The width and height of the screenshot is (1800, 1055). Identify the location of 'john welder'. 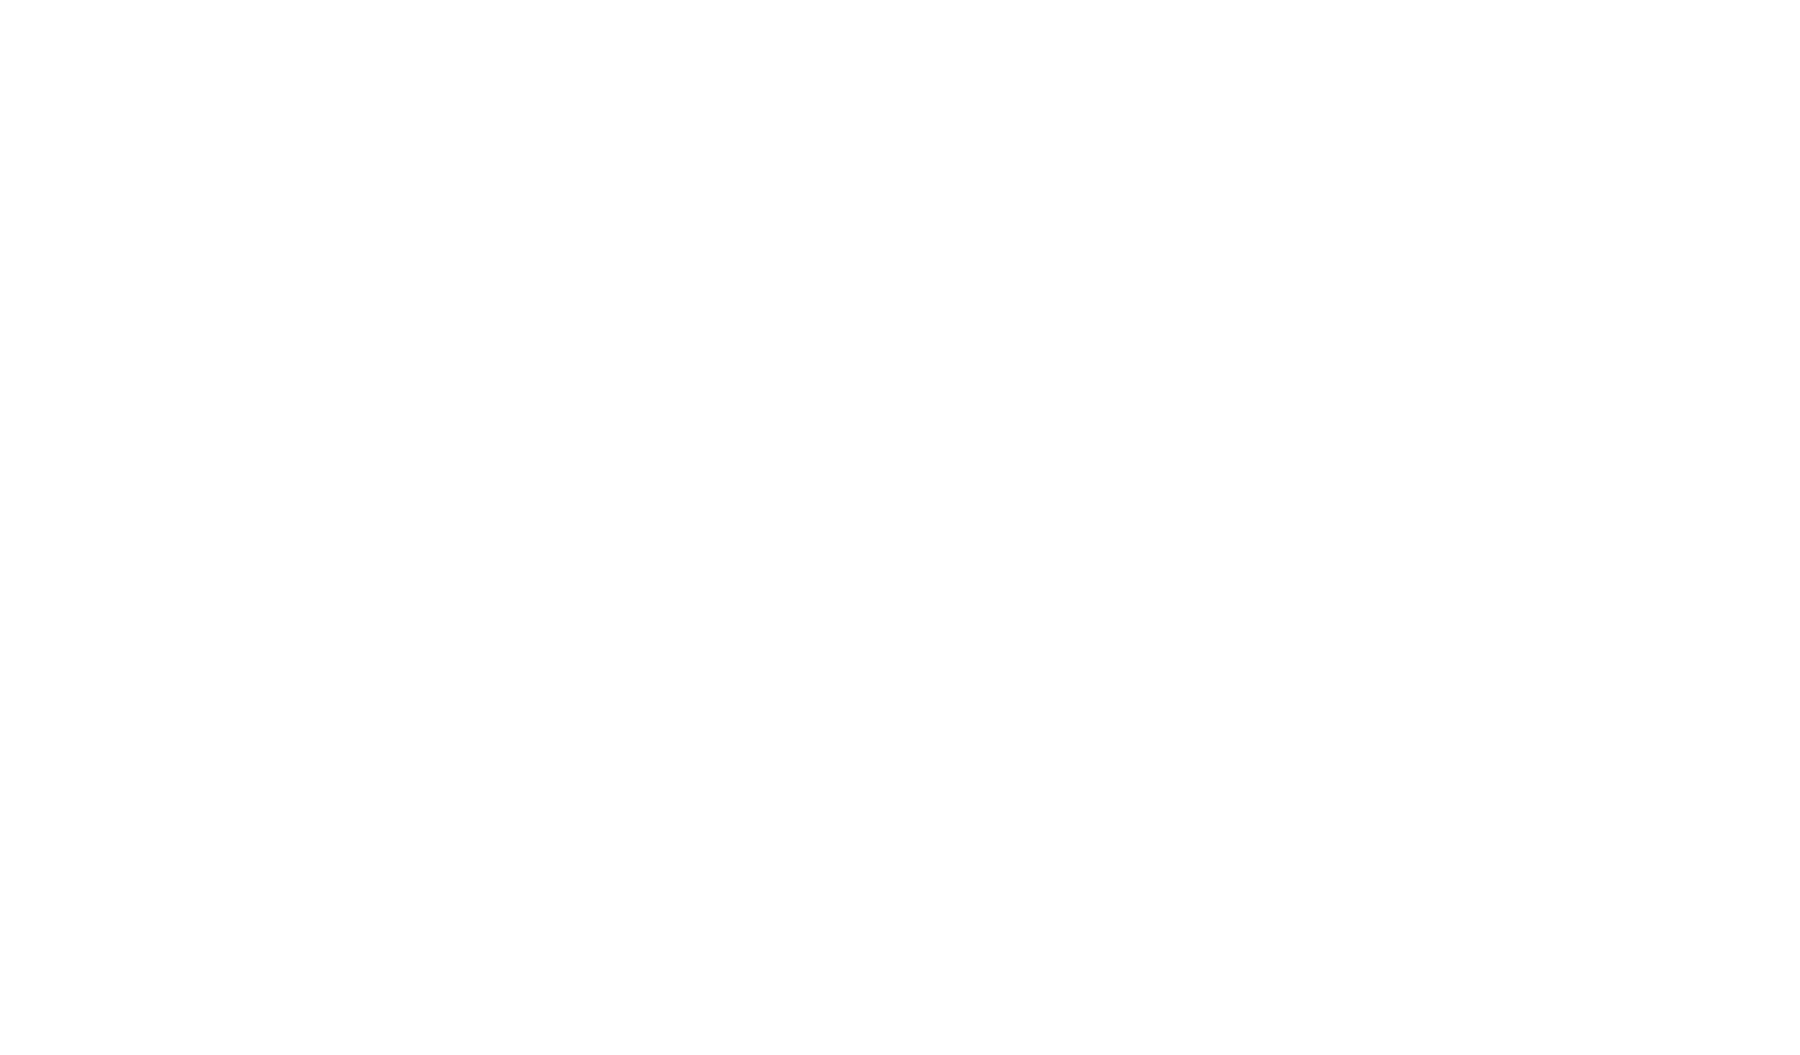
(314, 481).